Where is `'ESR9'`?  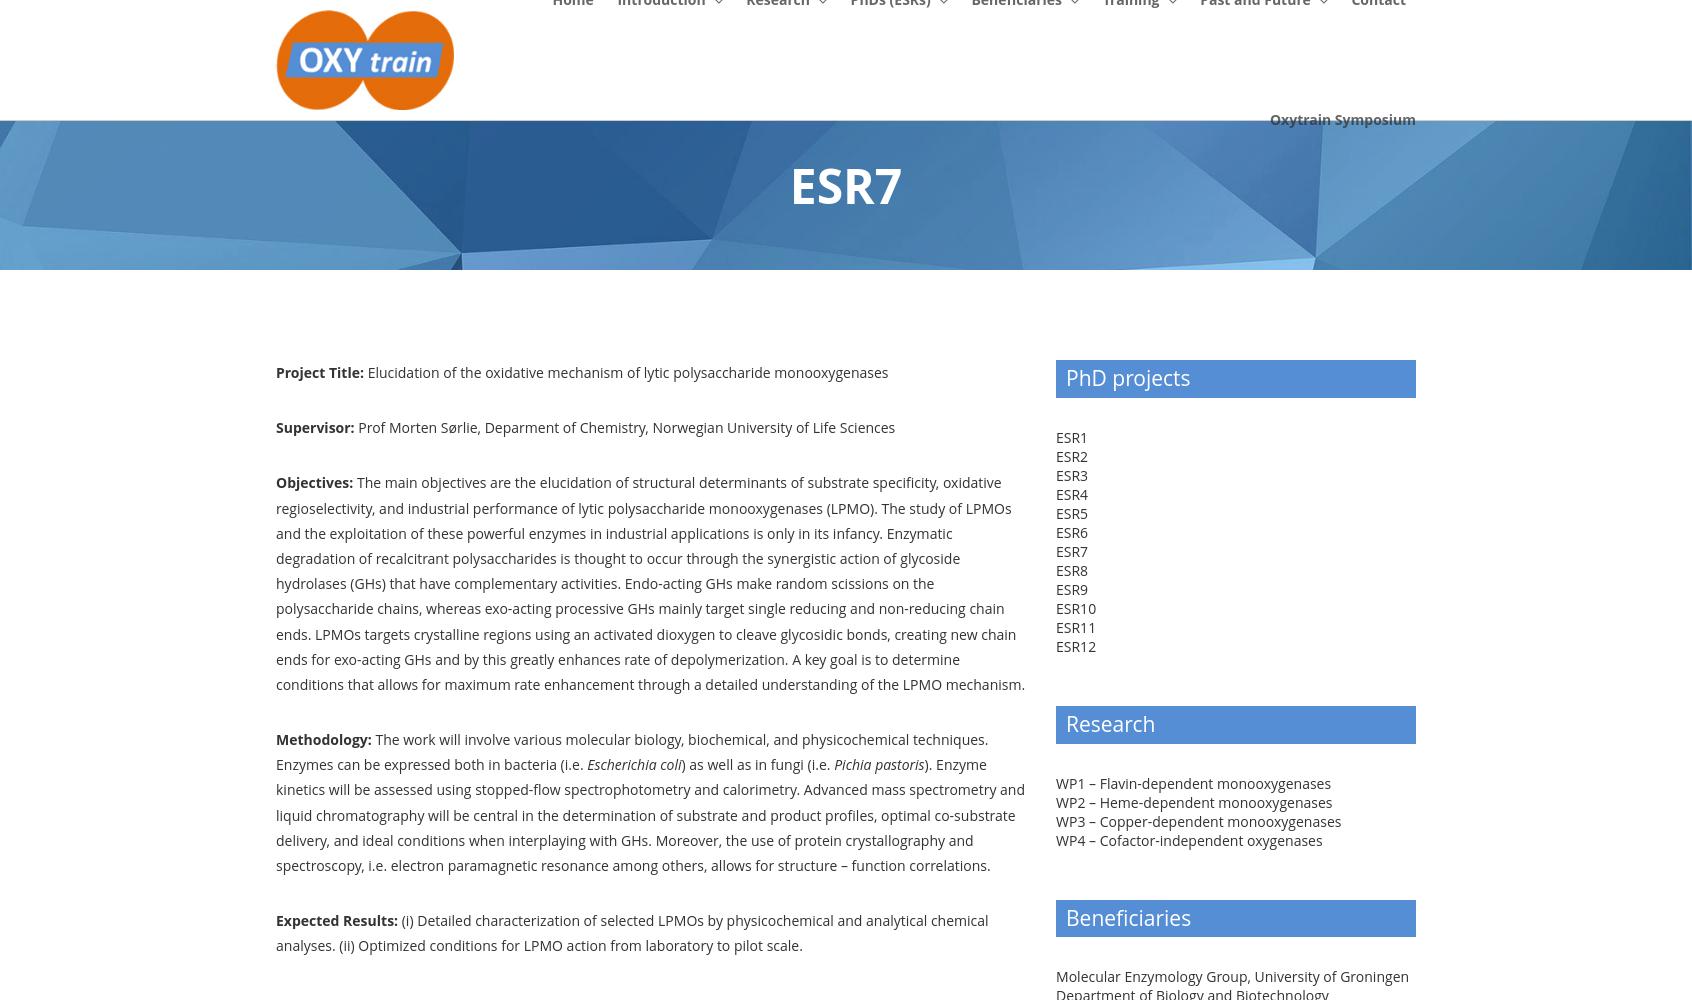
'ESR9' is located at coordinates (1072, 587).